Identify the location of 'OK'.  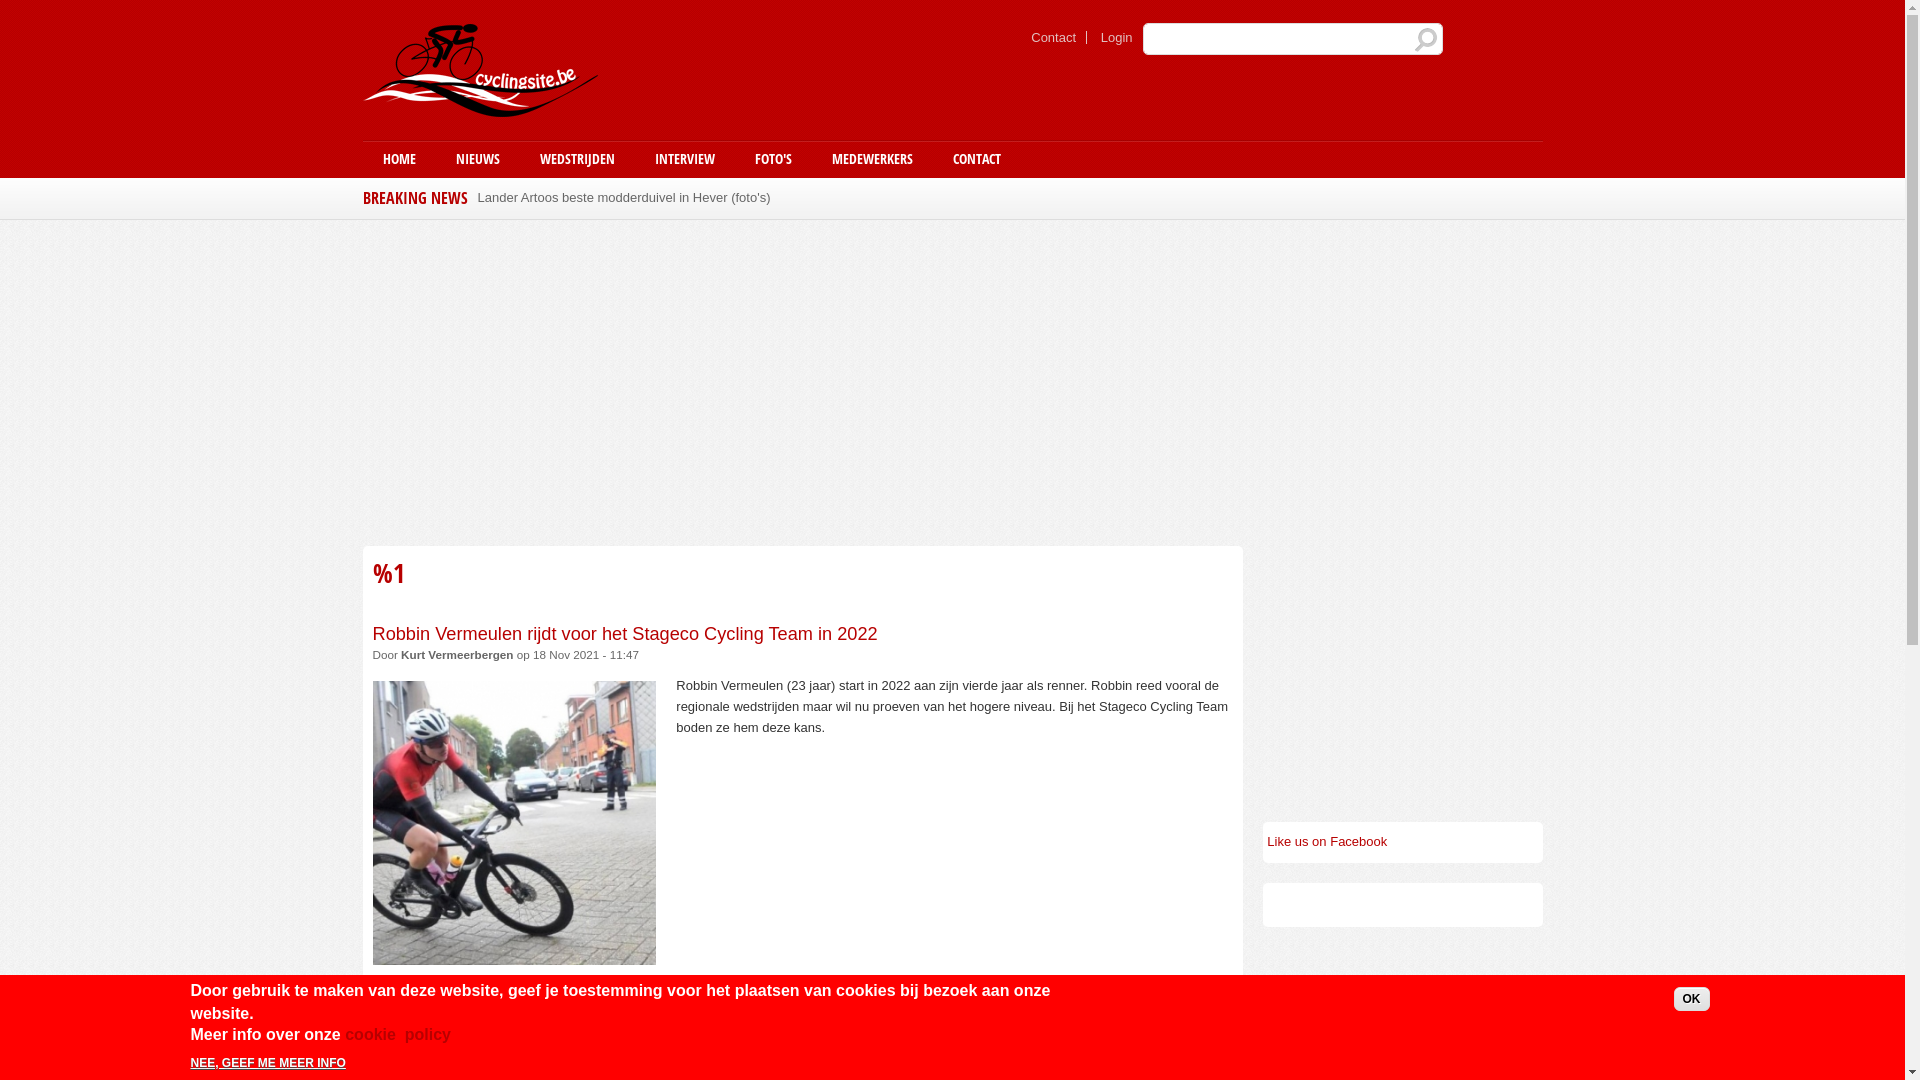
(1690, 999).